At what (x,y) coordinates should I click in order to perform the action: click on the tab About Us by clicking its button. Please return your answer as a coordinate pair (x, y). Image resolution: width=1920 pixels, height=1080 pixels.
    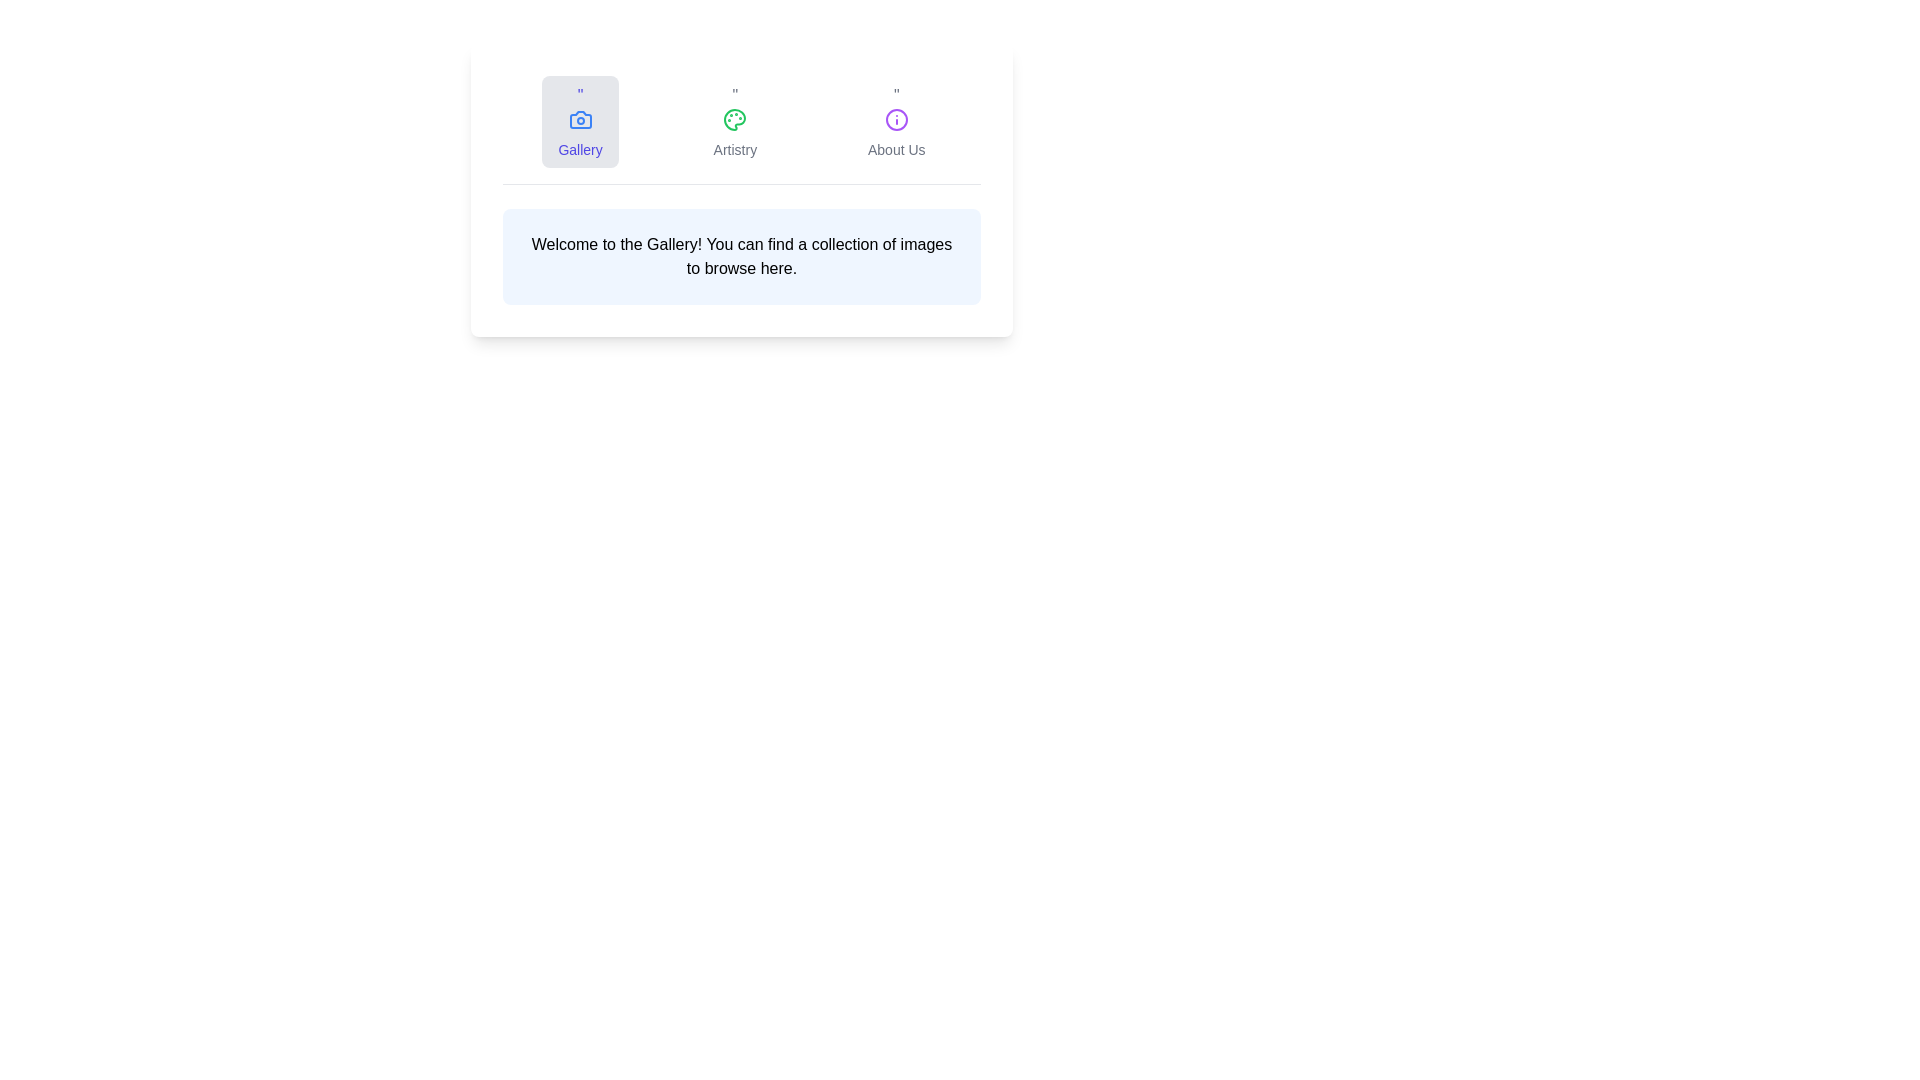
    Looking at the image, I should click on (895, 122).